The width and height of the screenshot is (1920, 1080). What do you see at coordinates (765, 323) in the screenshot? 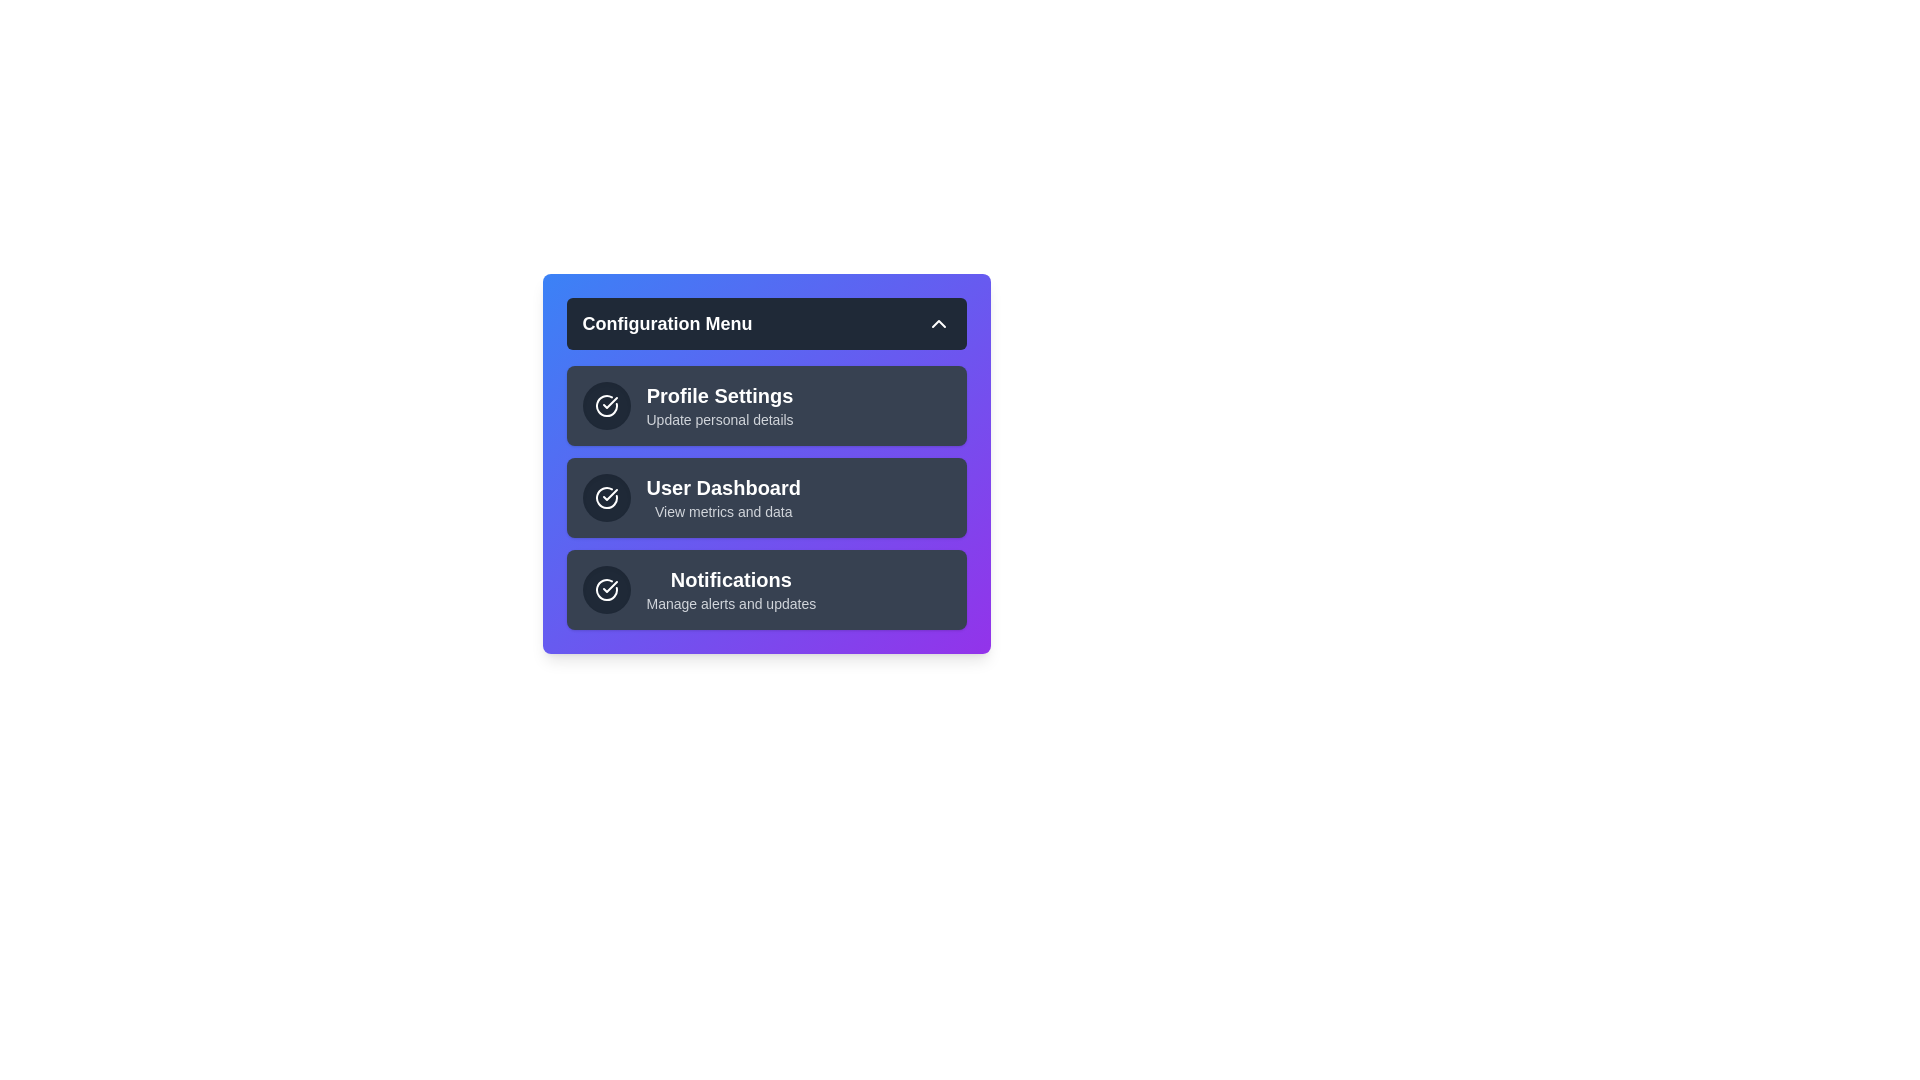
I see `the header button to toggle the menu` at bounding box center [765, 323].